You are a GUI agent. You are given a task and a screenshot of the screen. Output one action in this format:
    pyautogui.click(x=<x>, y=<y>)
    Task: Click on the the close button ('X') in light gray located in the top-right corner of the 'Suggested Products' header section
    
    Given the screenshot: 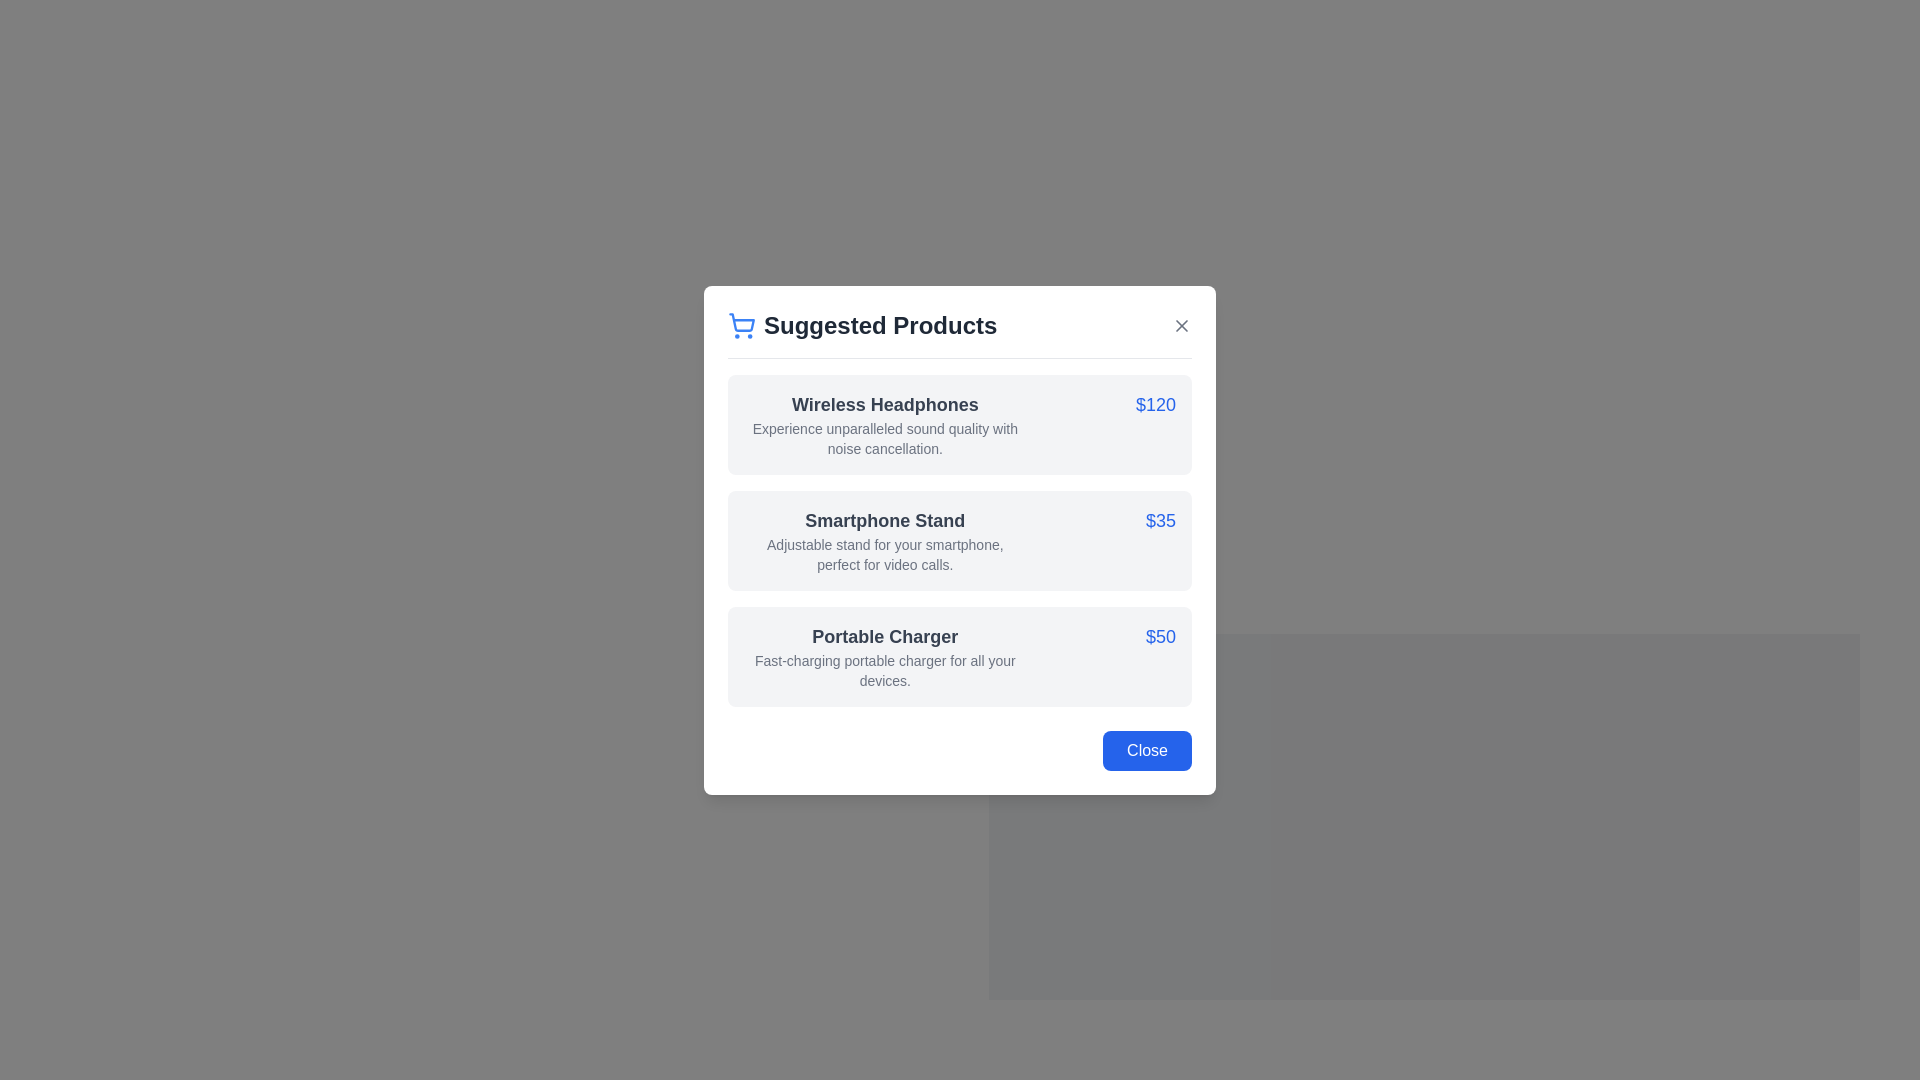 What is the action you would take?
    pyautogui.click(x=1181, y=323)
    